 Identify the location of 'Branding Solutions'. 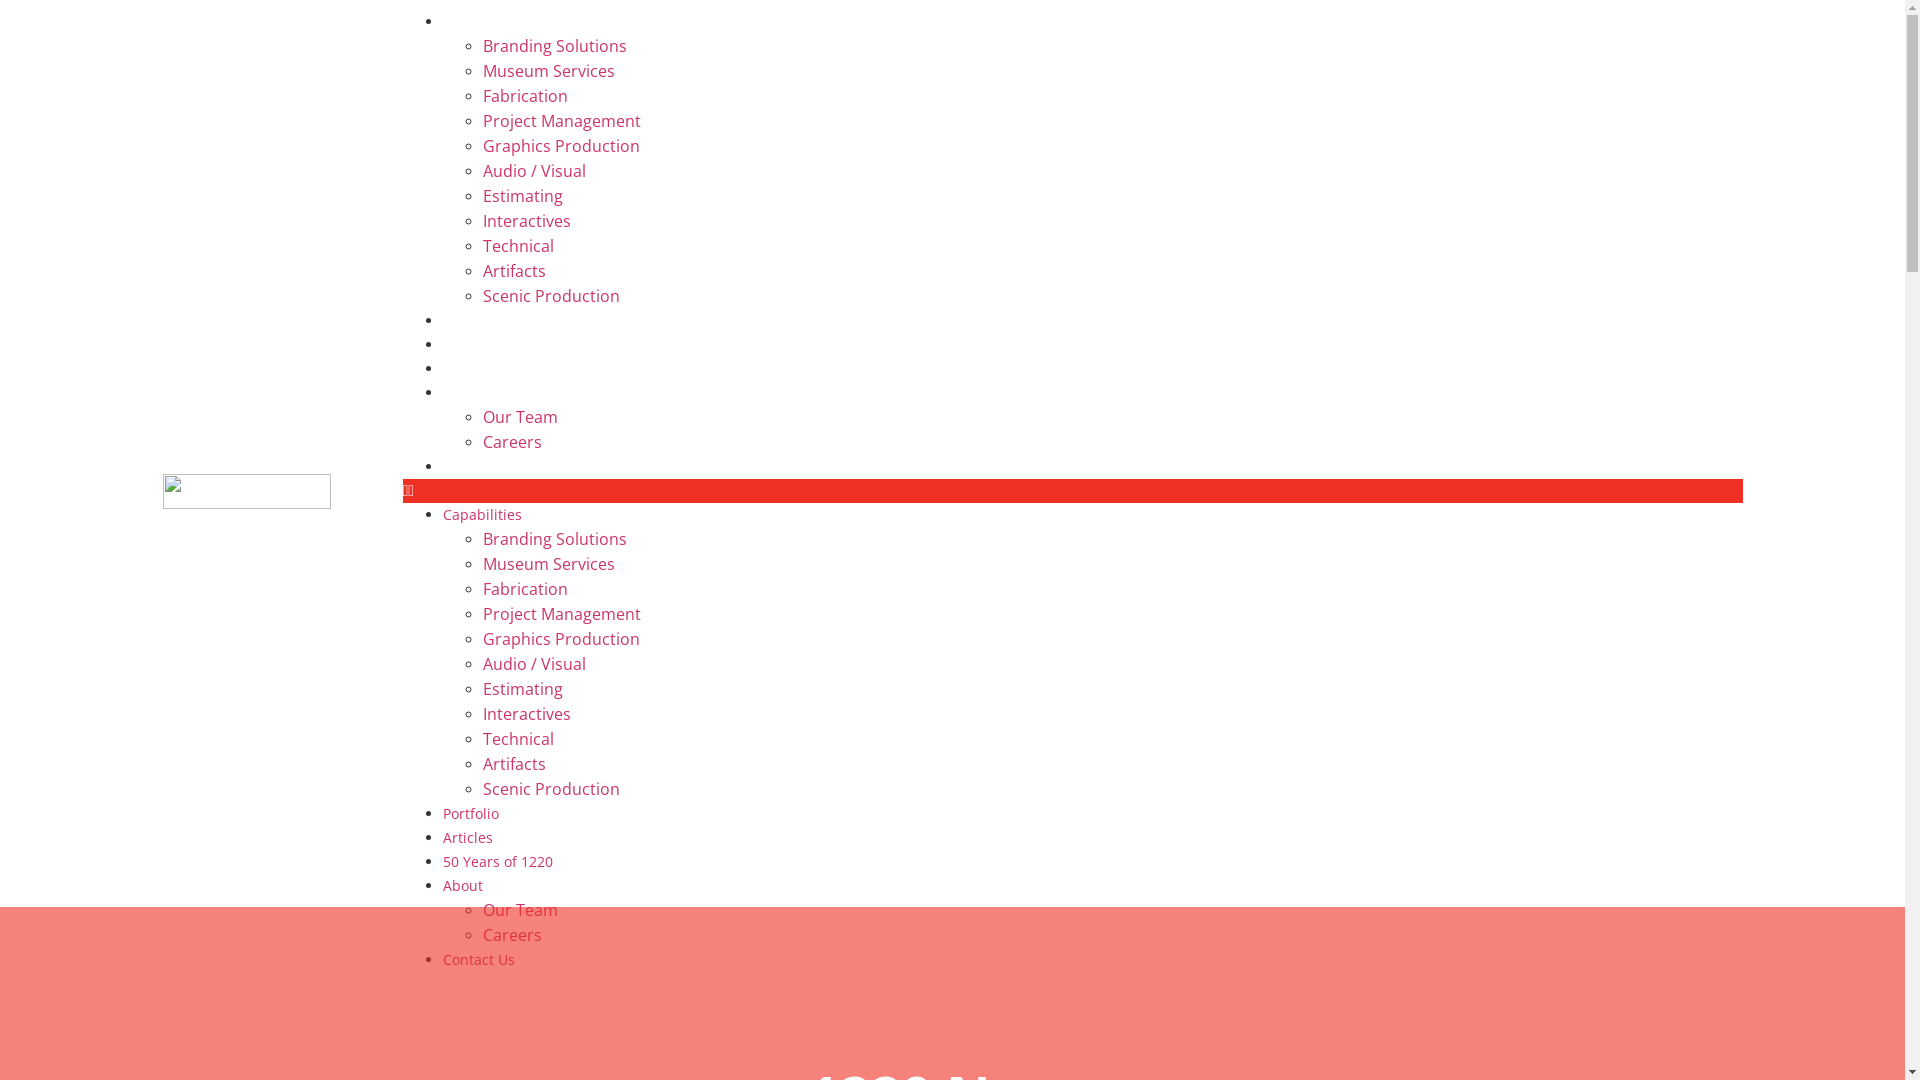
(481, 538).